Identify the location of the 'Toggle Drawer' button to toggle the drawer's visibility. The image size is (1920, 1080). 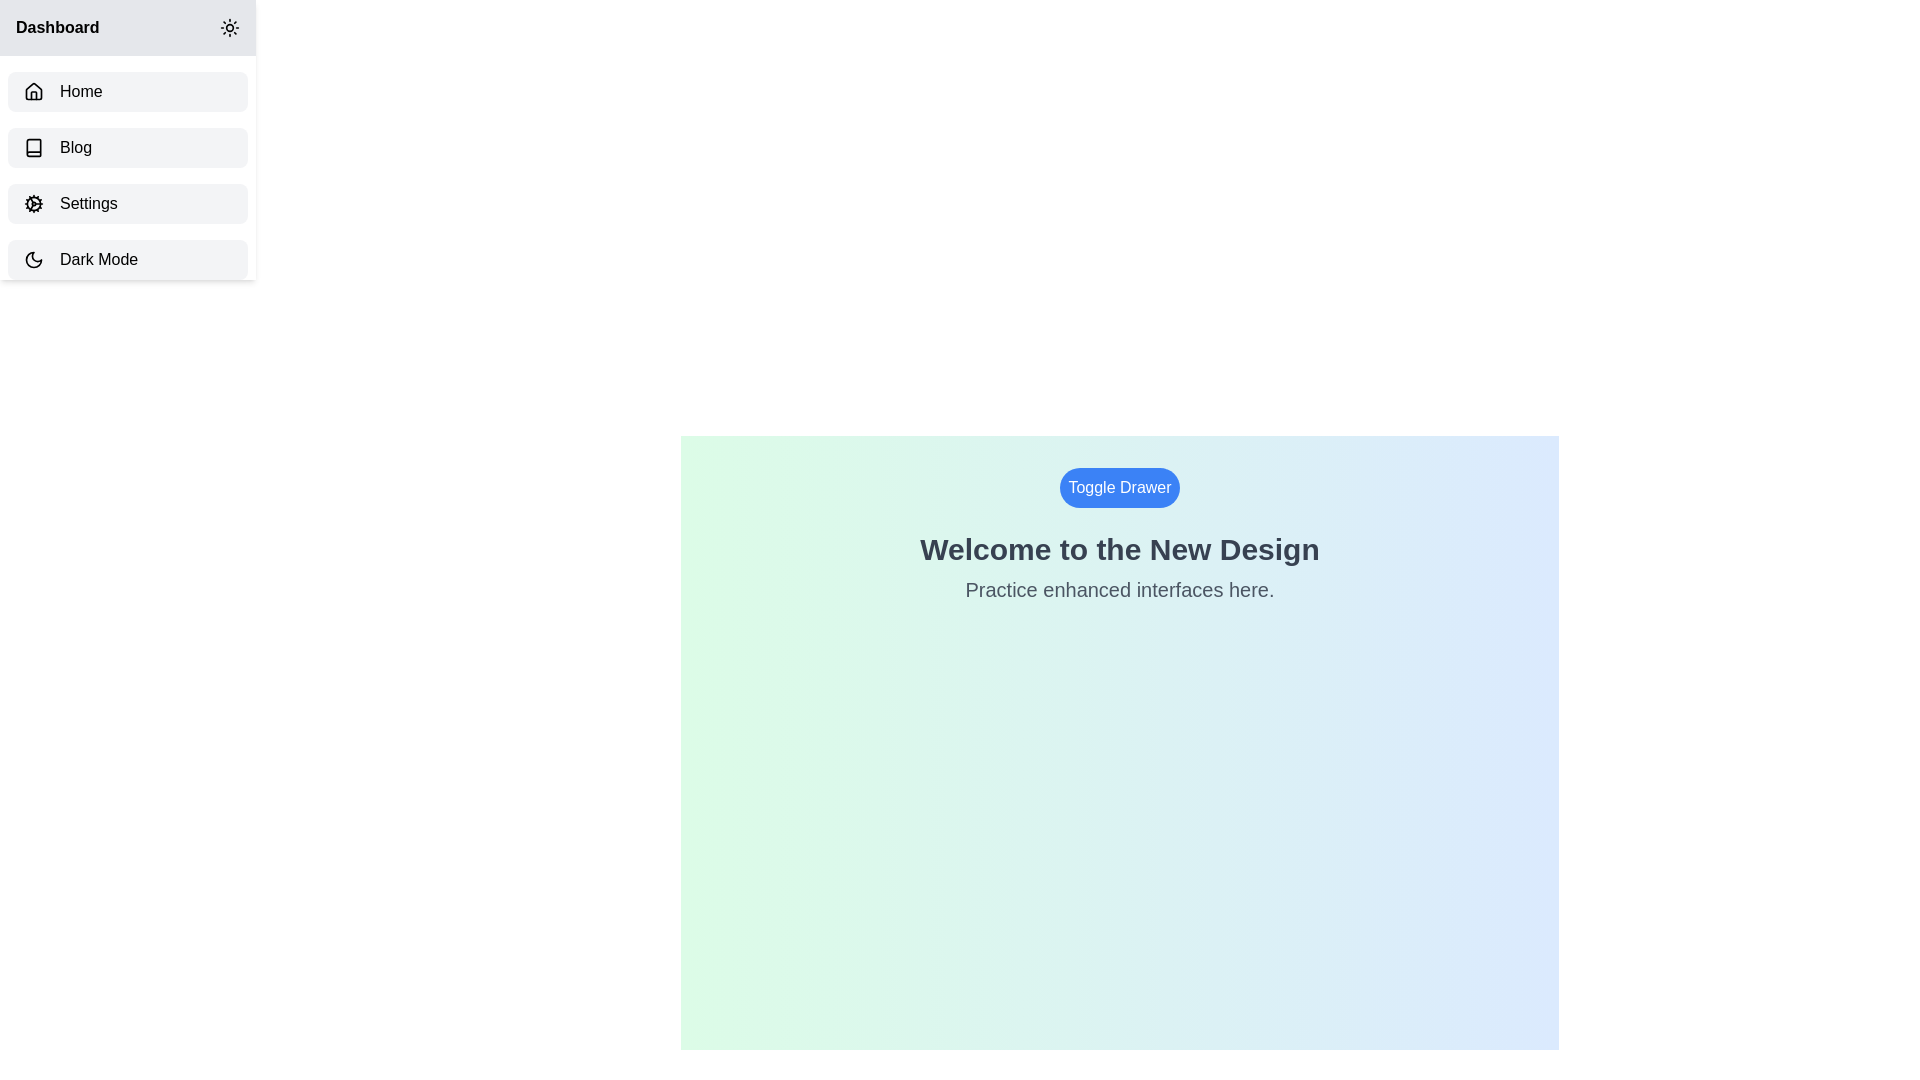
(1118, 488).